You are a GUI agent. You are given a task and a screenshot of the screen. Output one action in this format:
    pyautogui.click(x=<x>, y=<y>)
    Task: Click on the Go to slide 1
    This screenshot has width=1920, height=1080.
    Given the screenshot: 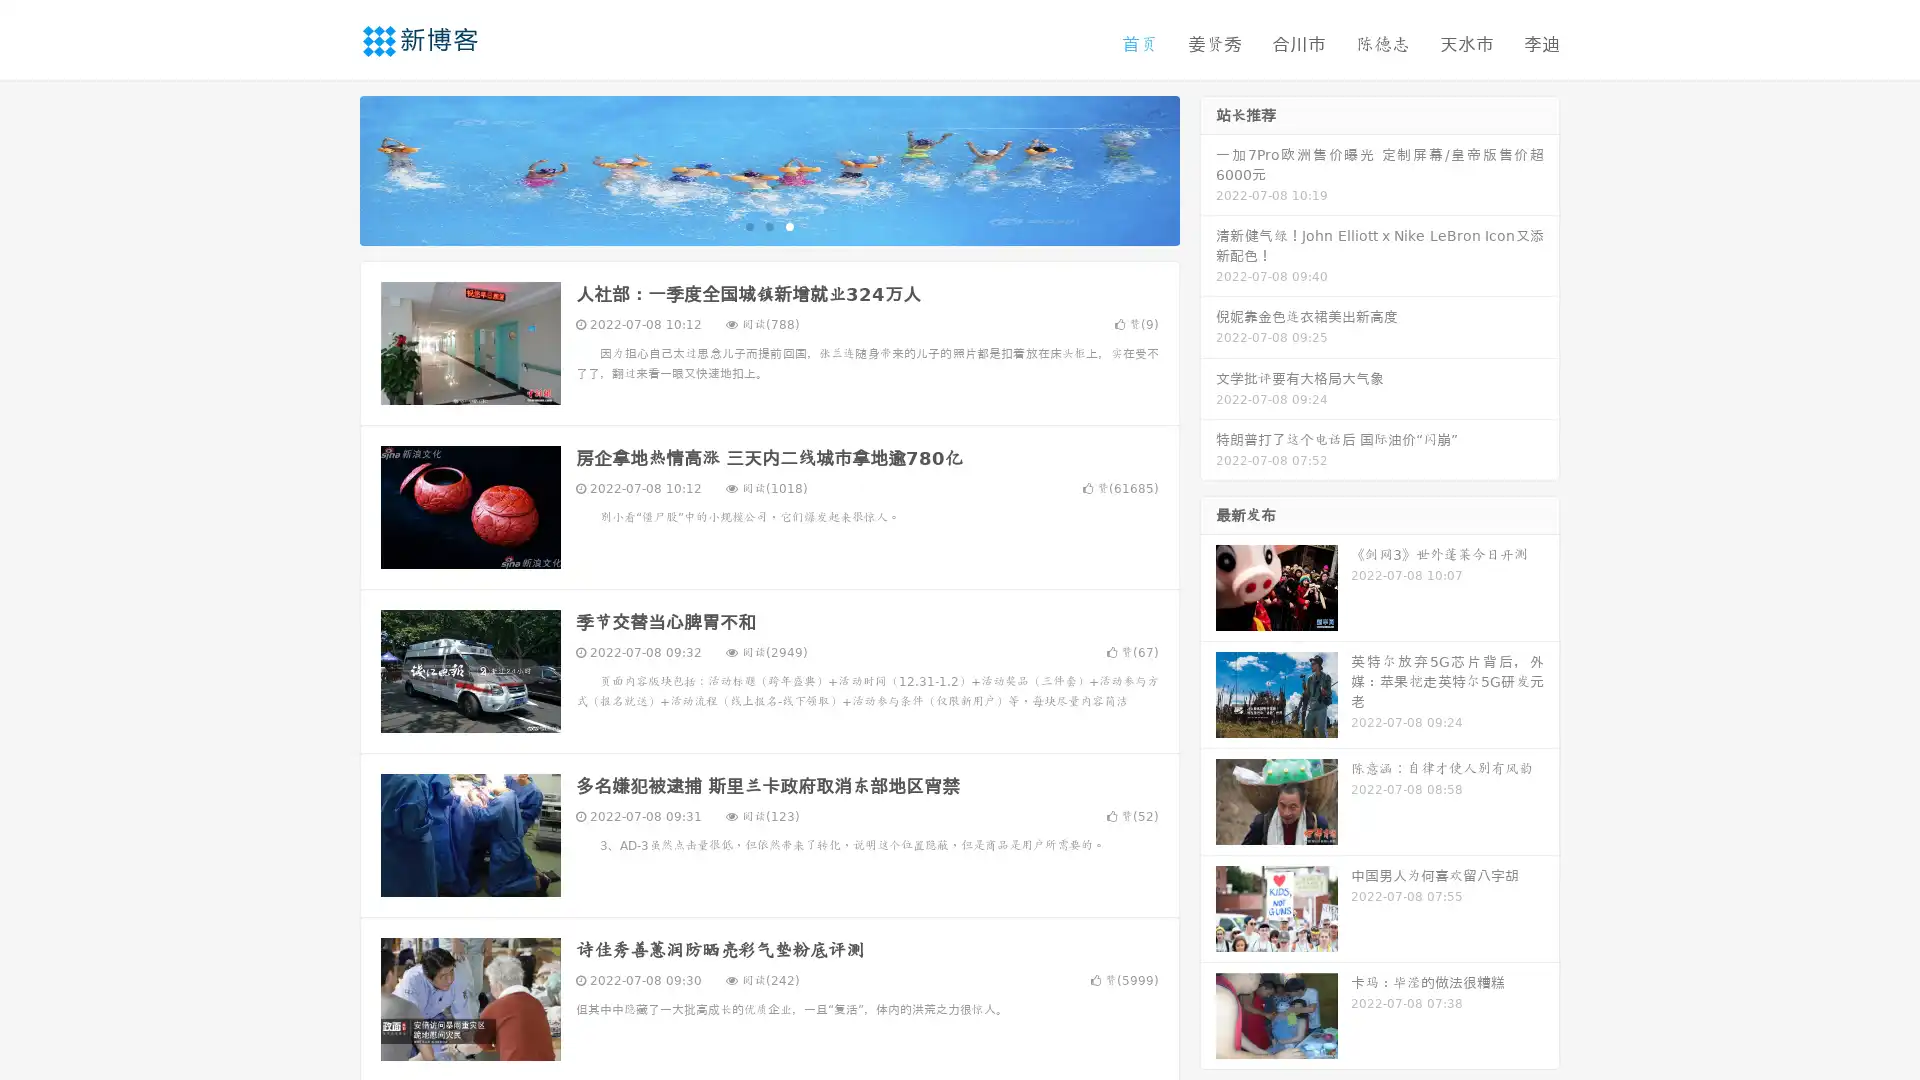 What is the action you would take?
    pyautogui.click(x=748, y=225)
    